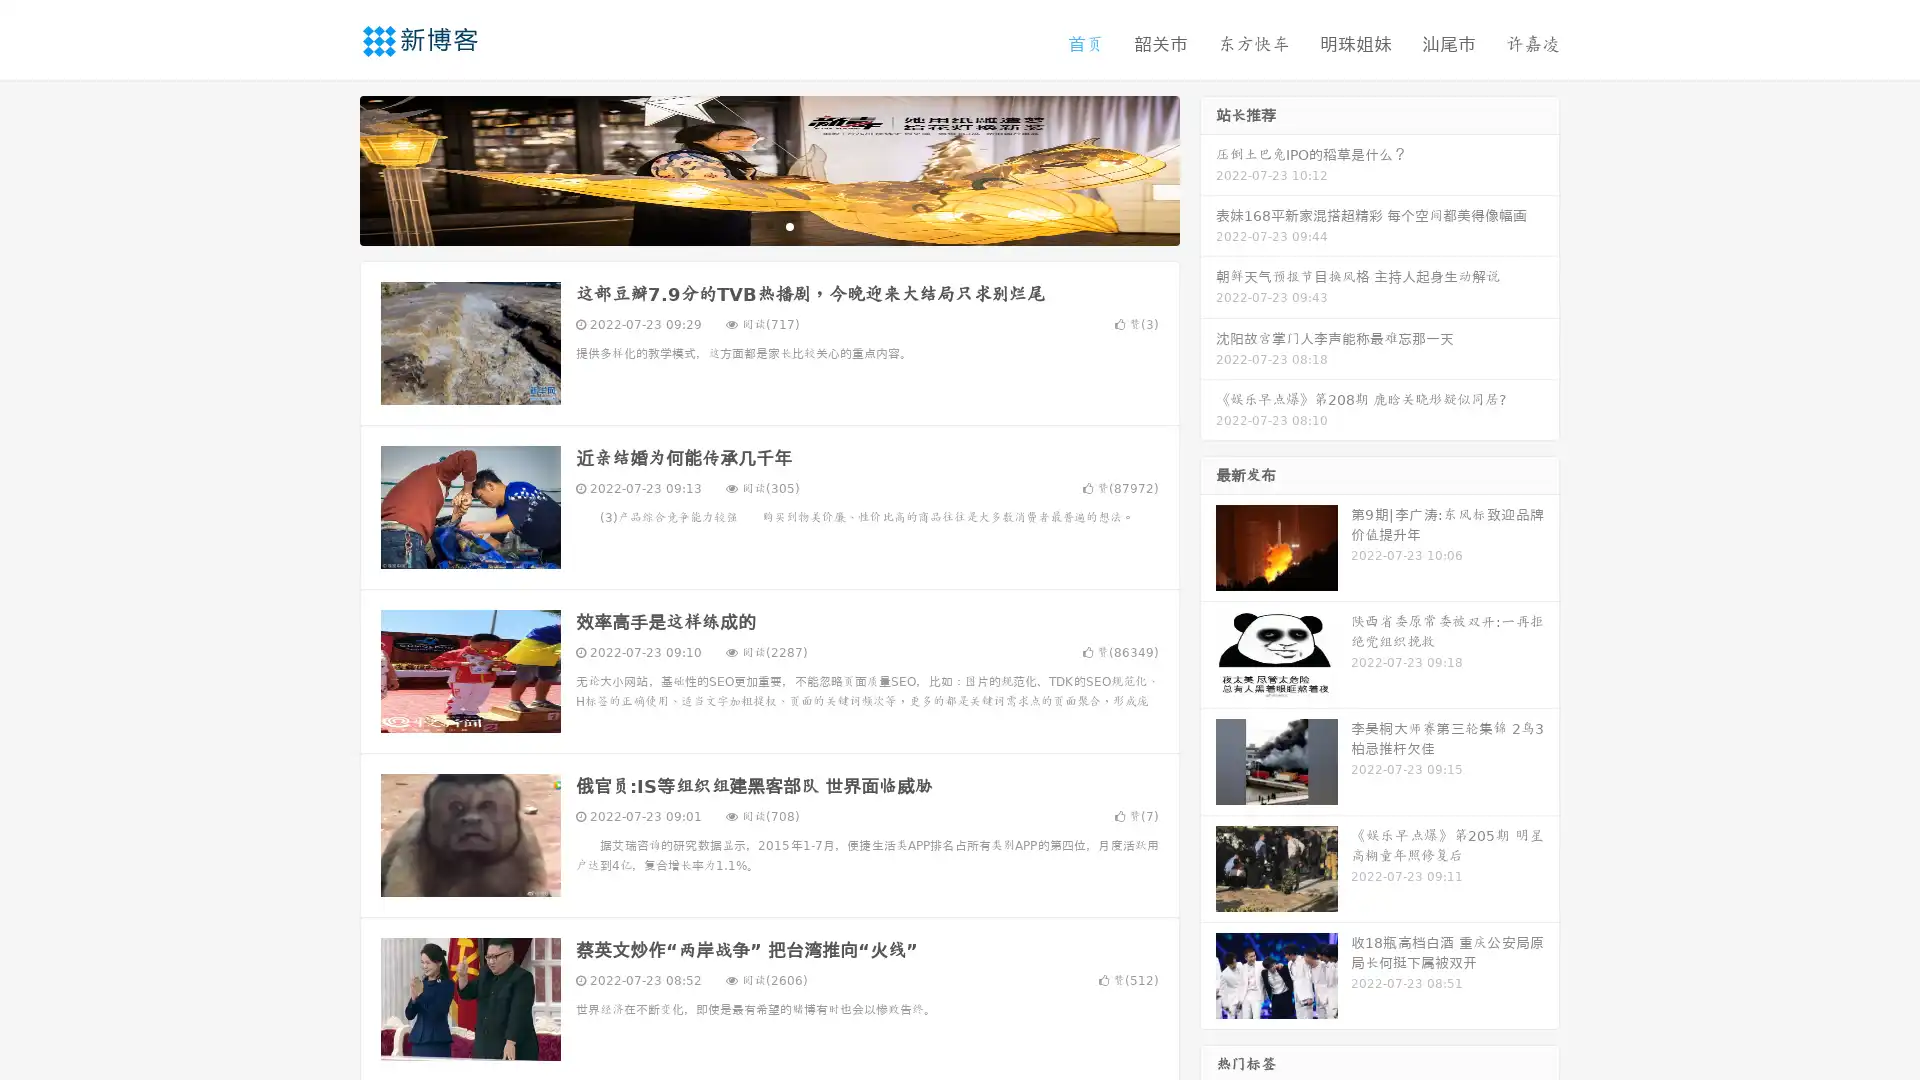 This screenshot has width=1920, height=1080. I want to click on Go to slide 2, so click(768, 225).